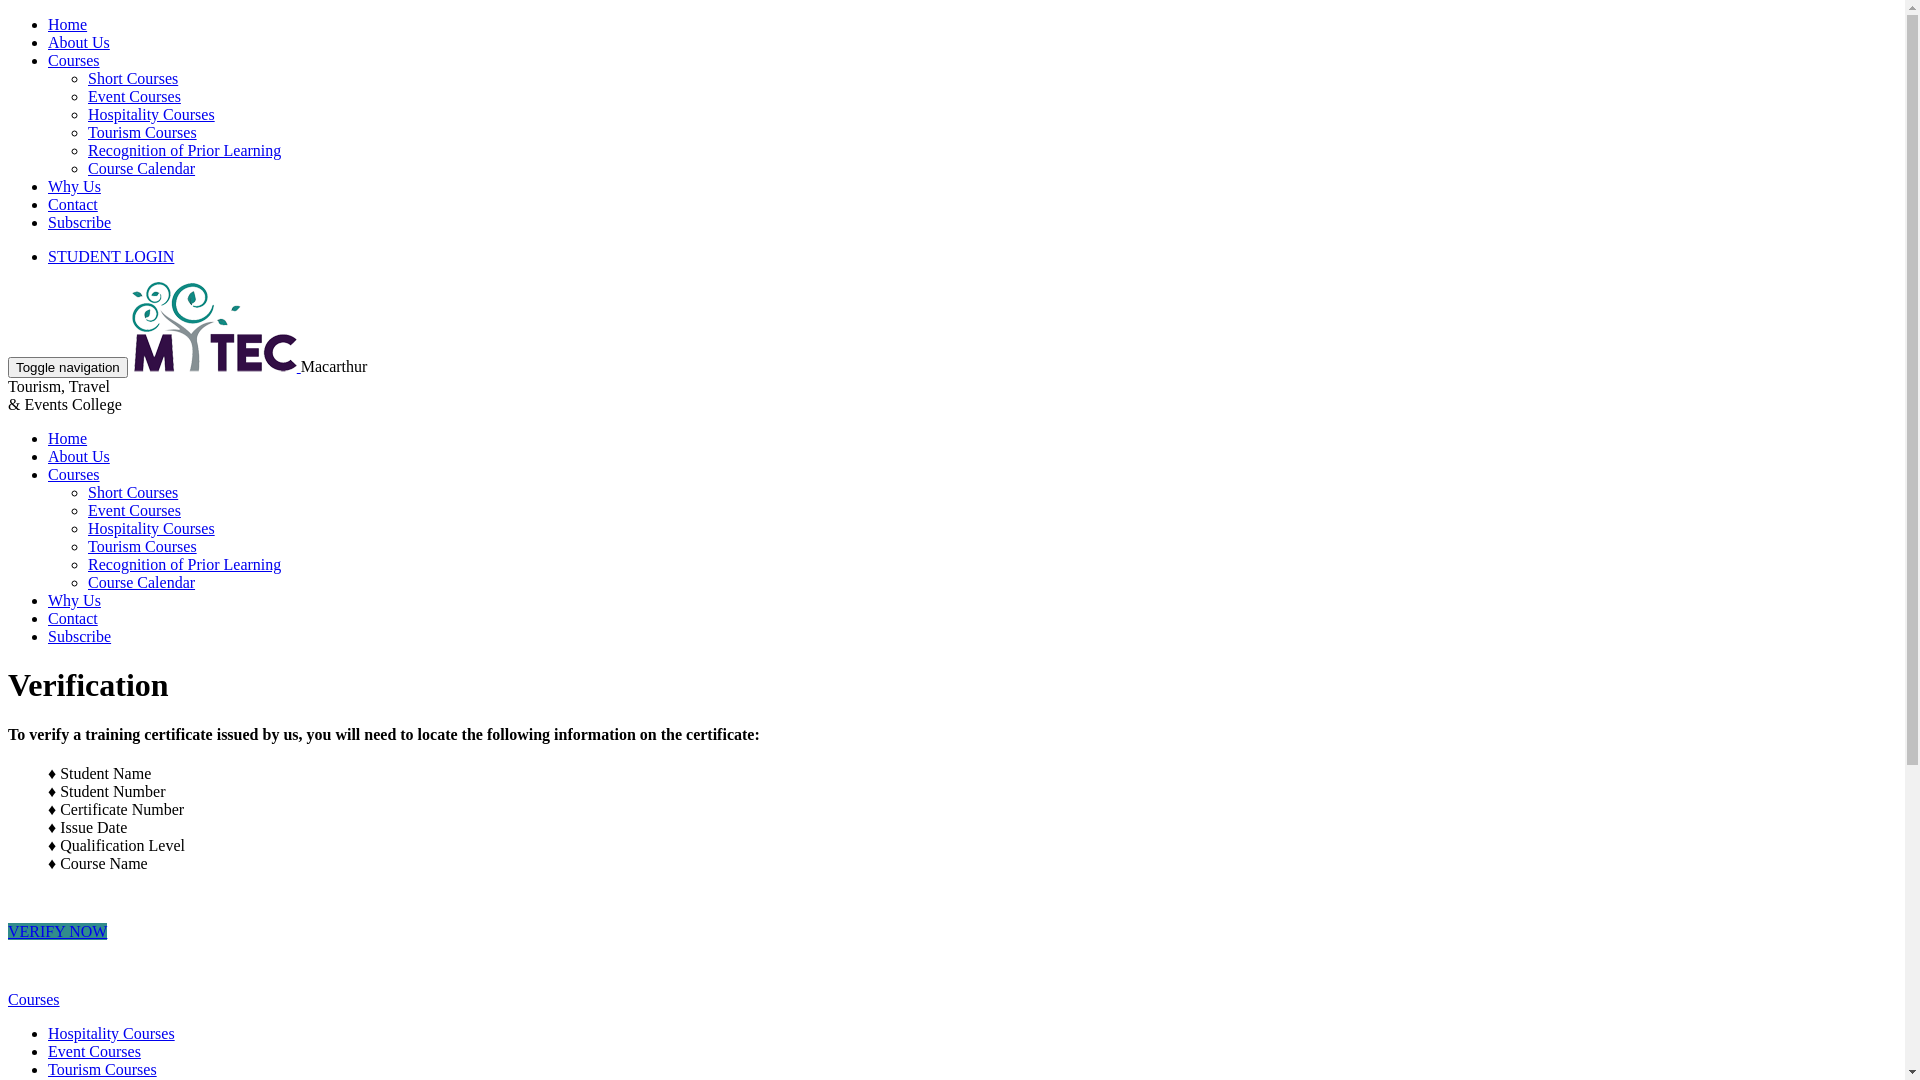 The width and height of the screenshot is (1920, 1080). I want to click on 'Toggle navigation', so click(67, 367).